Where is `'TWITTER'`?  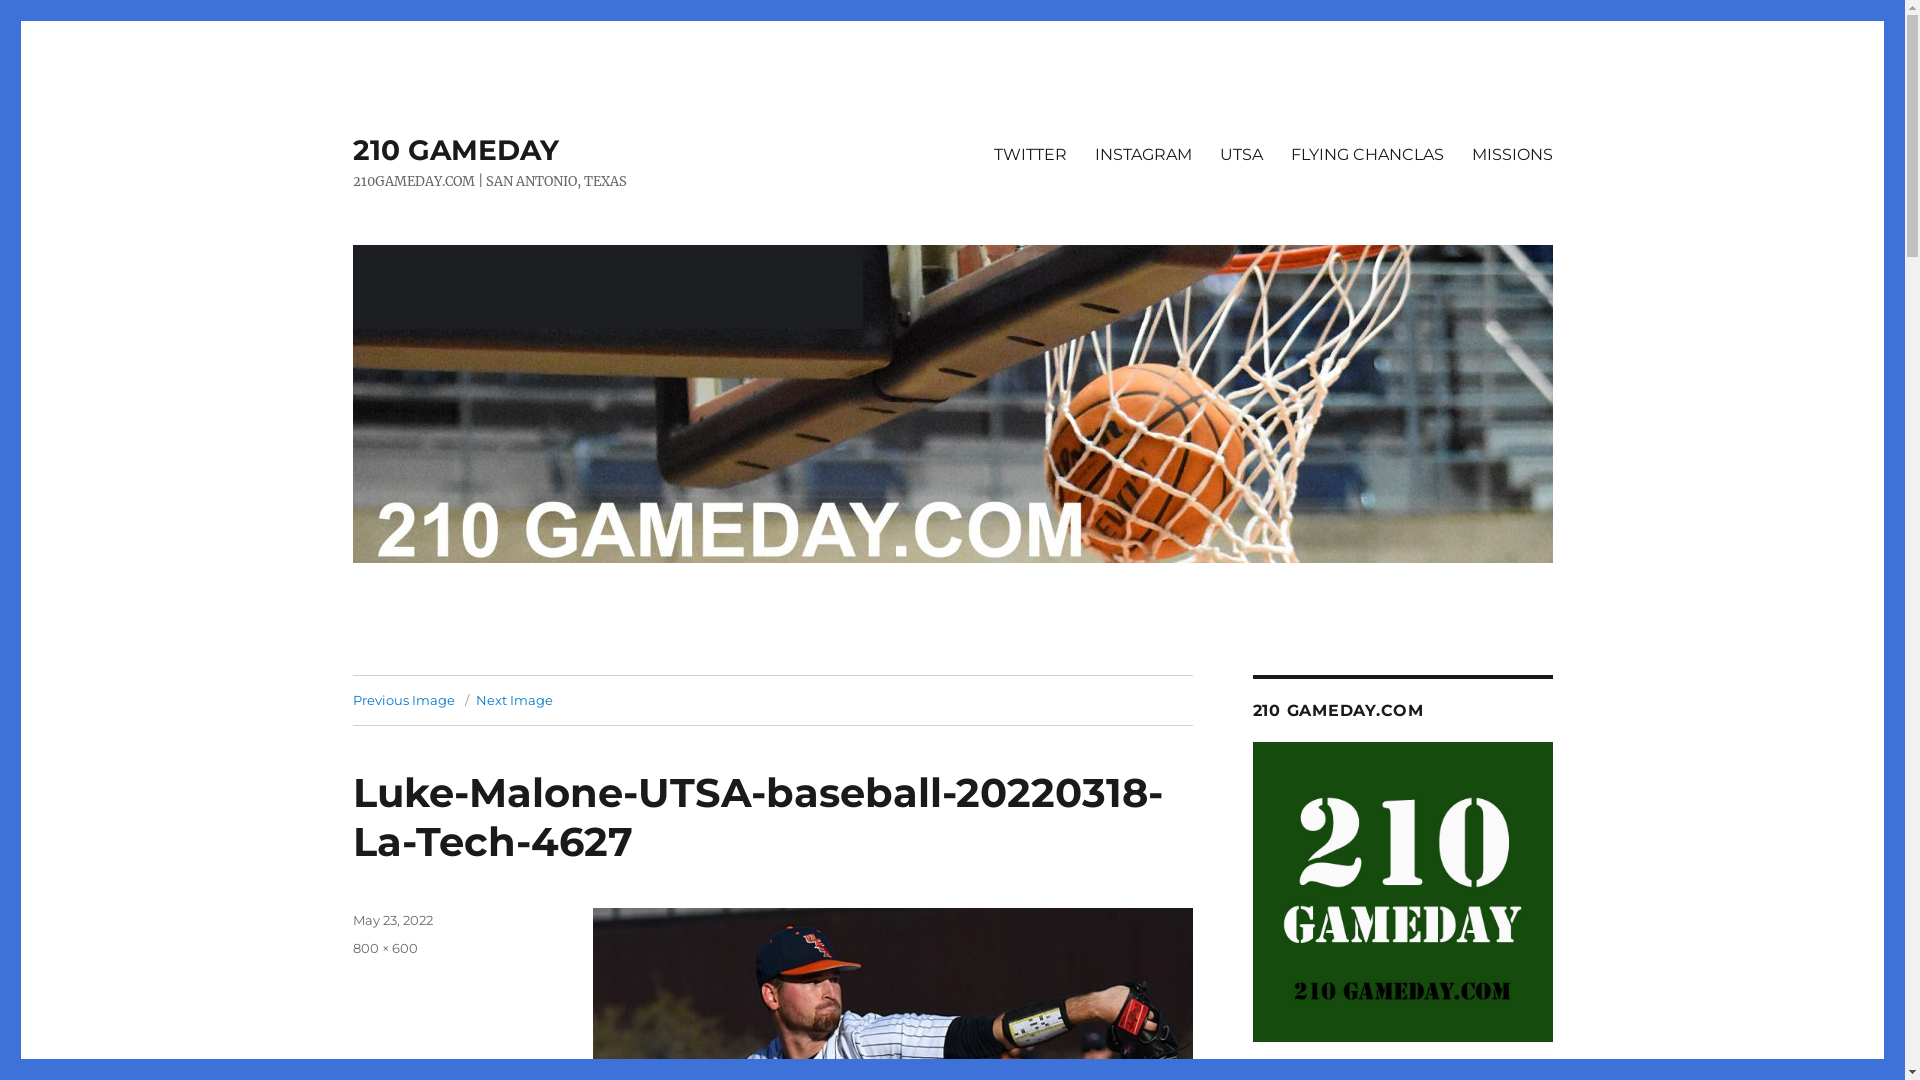 'TWITTER' is located at coordinates (1030, 153).